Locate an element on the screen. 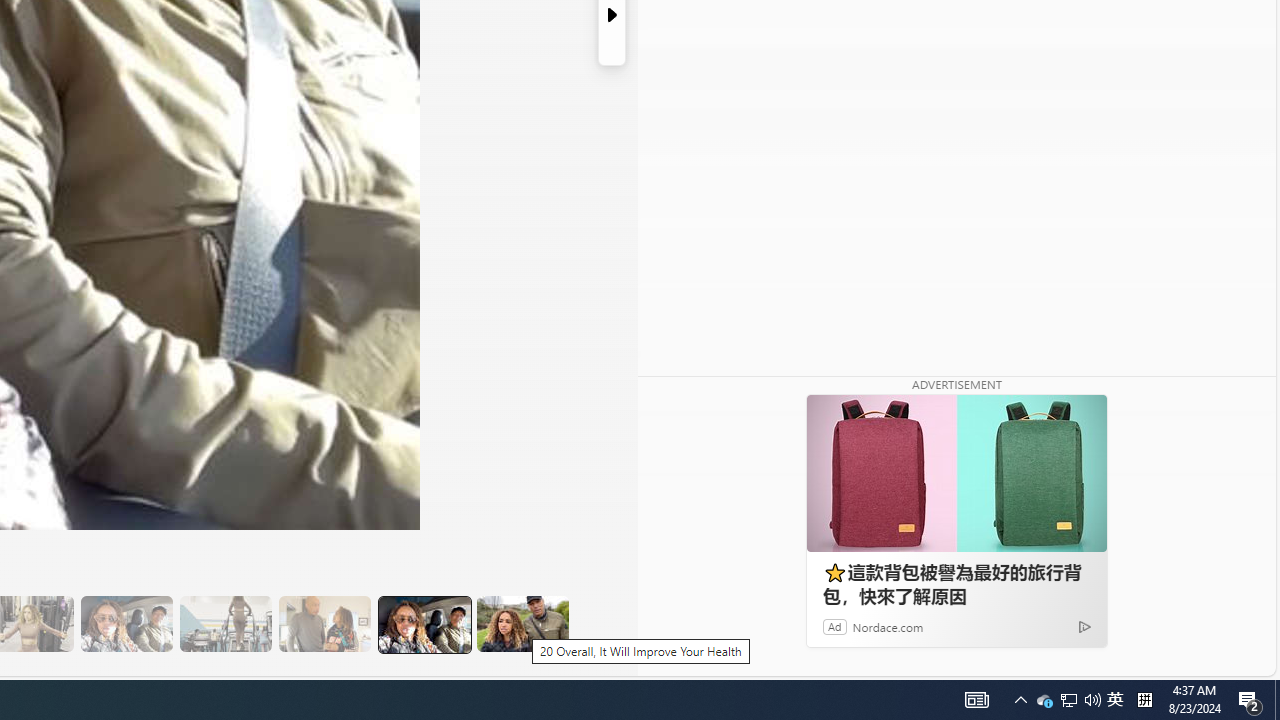 The image size is (1280, 720). 'Ad Choice' is located at coordinates (1083, 625).